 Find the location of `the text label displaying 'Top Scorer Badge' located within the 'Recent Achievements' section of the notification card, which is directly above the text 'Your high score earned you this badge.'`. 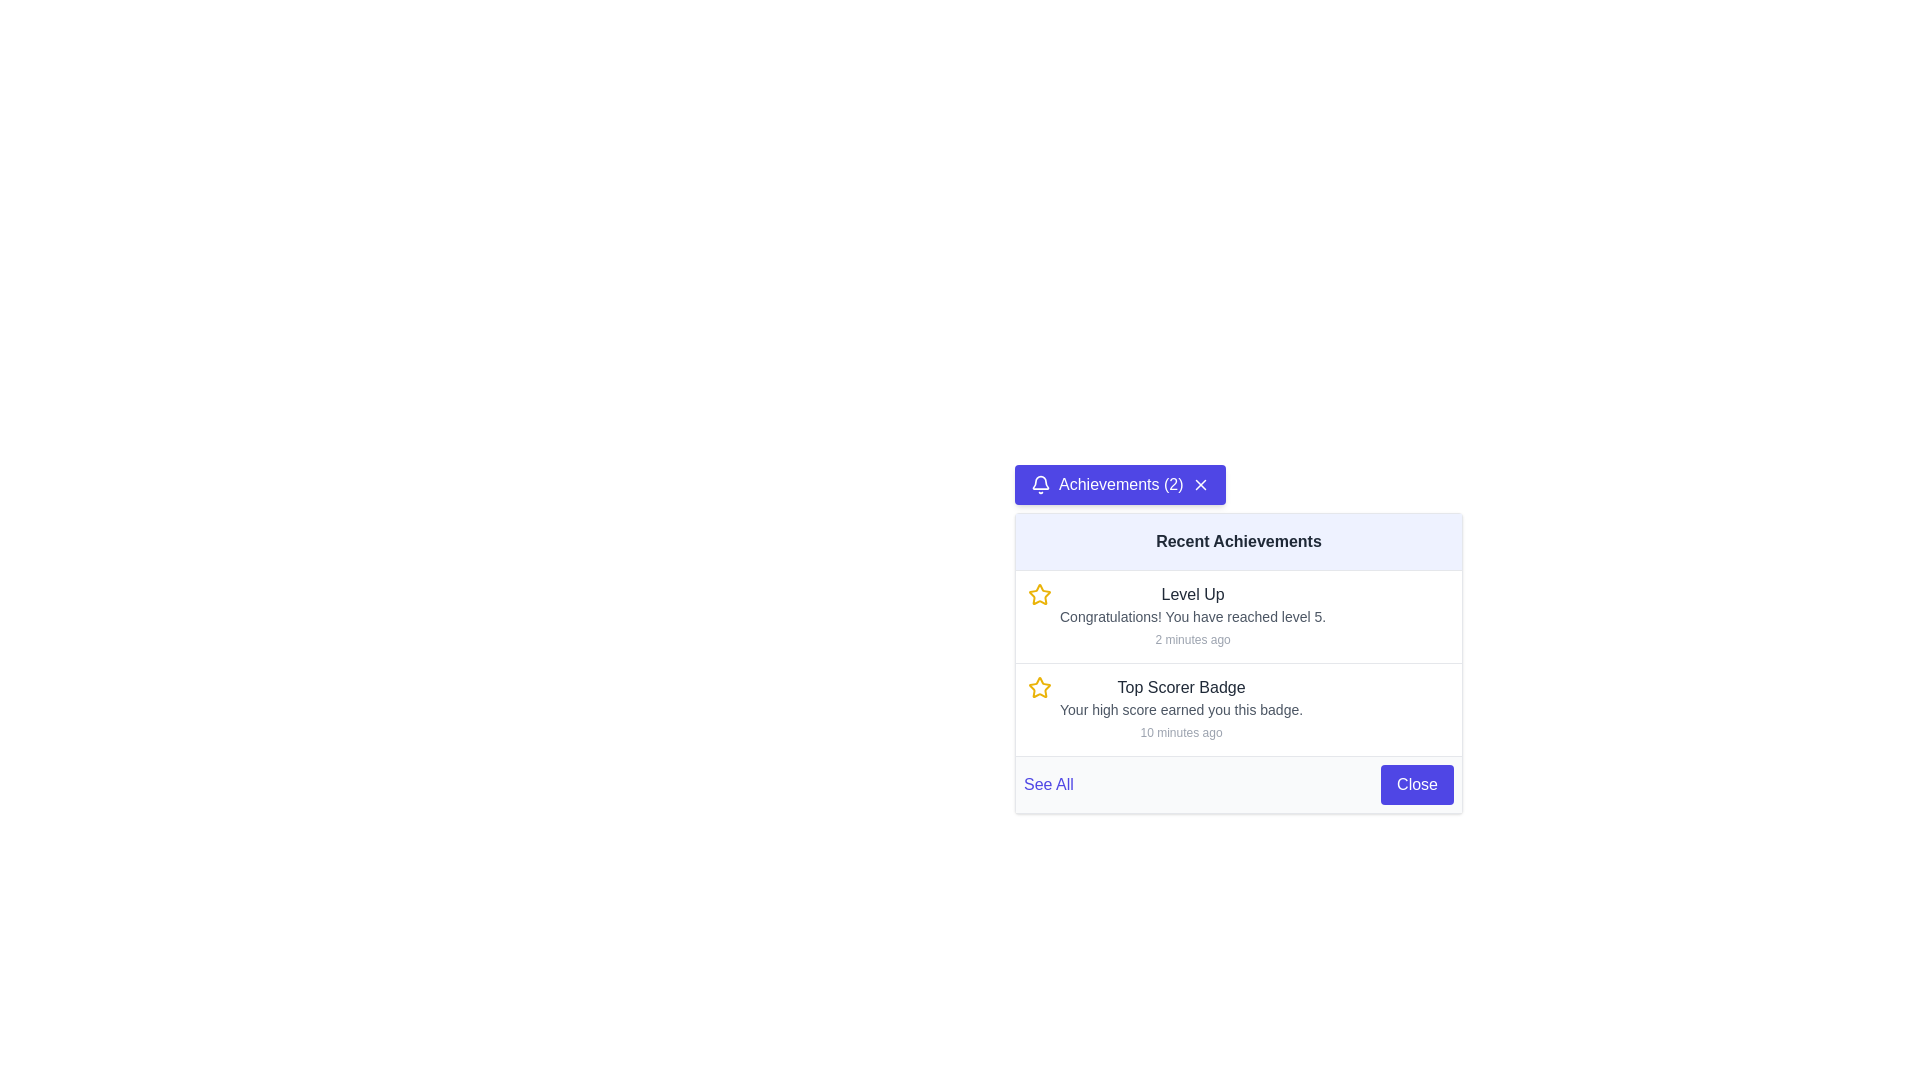

the text label displaying 'Top Scorer Badge' located within the 'Recent Achievements' section of the notification card, which is directly above the text 'Your high score earned you this badge.' is located at coordinates (1181, 686).